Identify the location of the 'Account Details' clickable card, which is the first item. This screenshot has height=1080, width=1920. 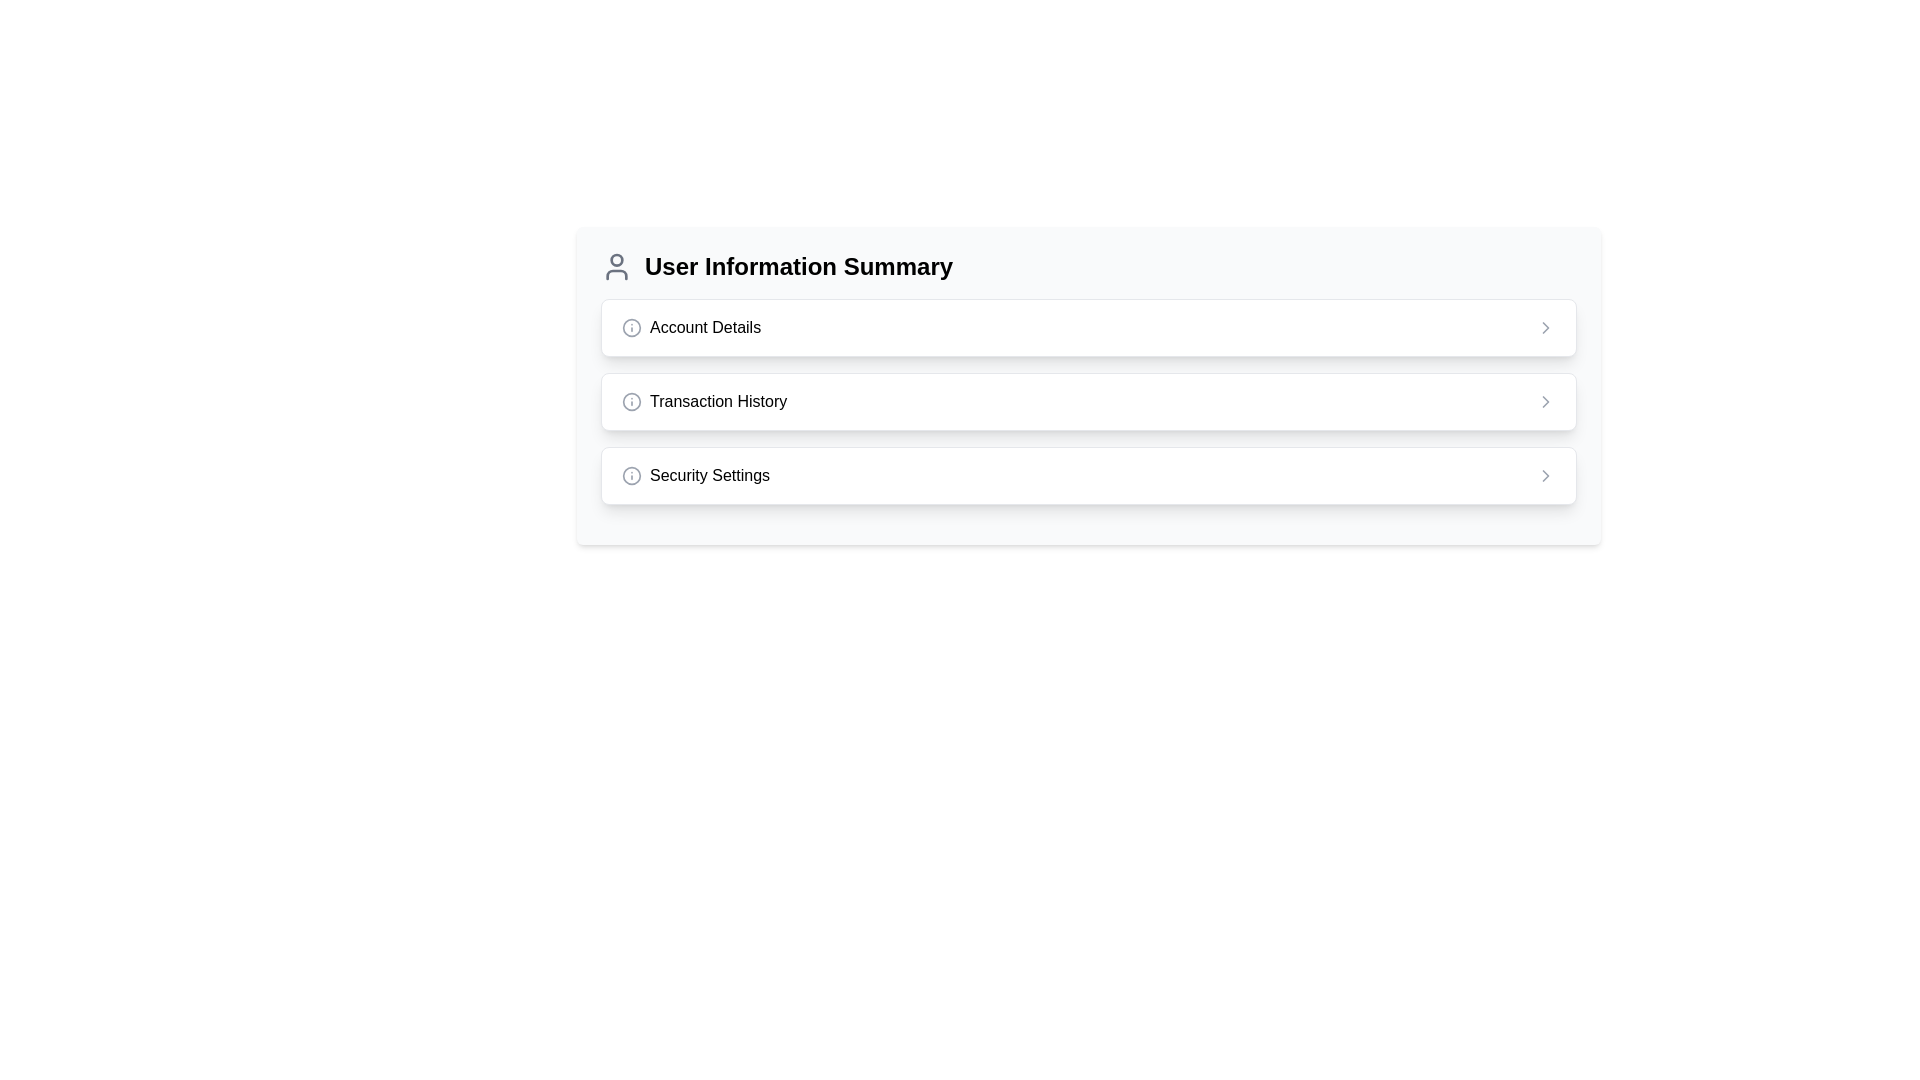
(1088, 326).